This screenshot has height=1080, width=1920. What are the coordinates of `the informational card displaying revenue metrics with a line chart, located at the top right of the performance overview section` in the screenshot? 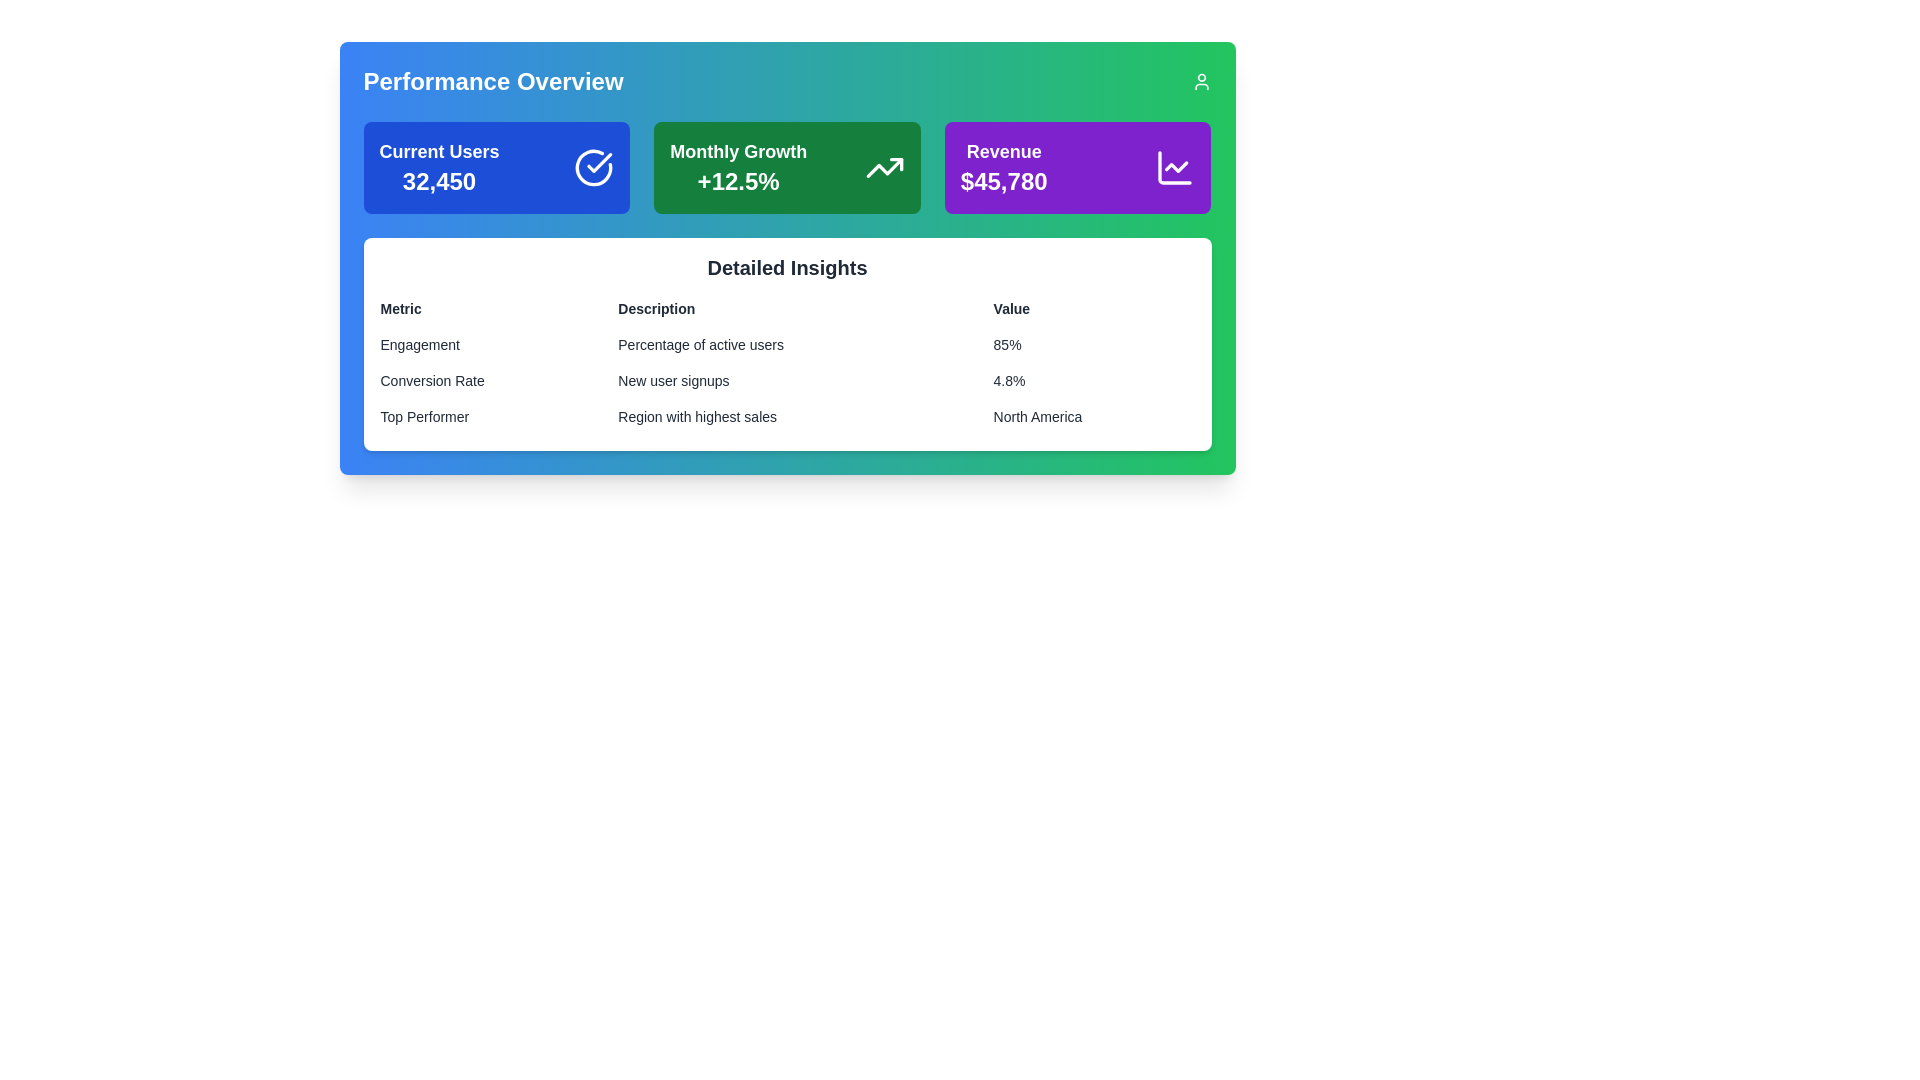 It's located at (1077, 167).